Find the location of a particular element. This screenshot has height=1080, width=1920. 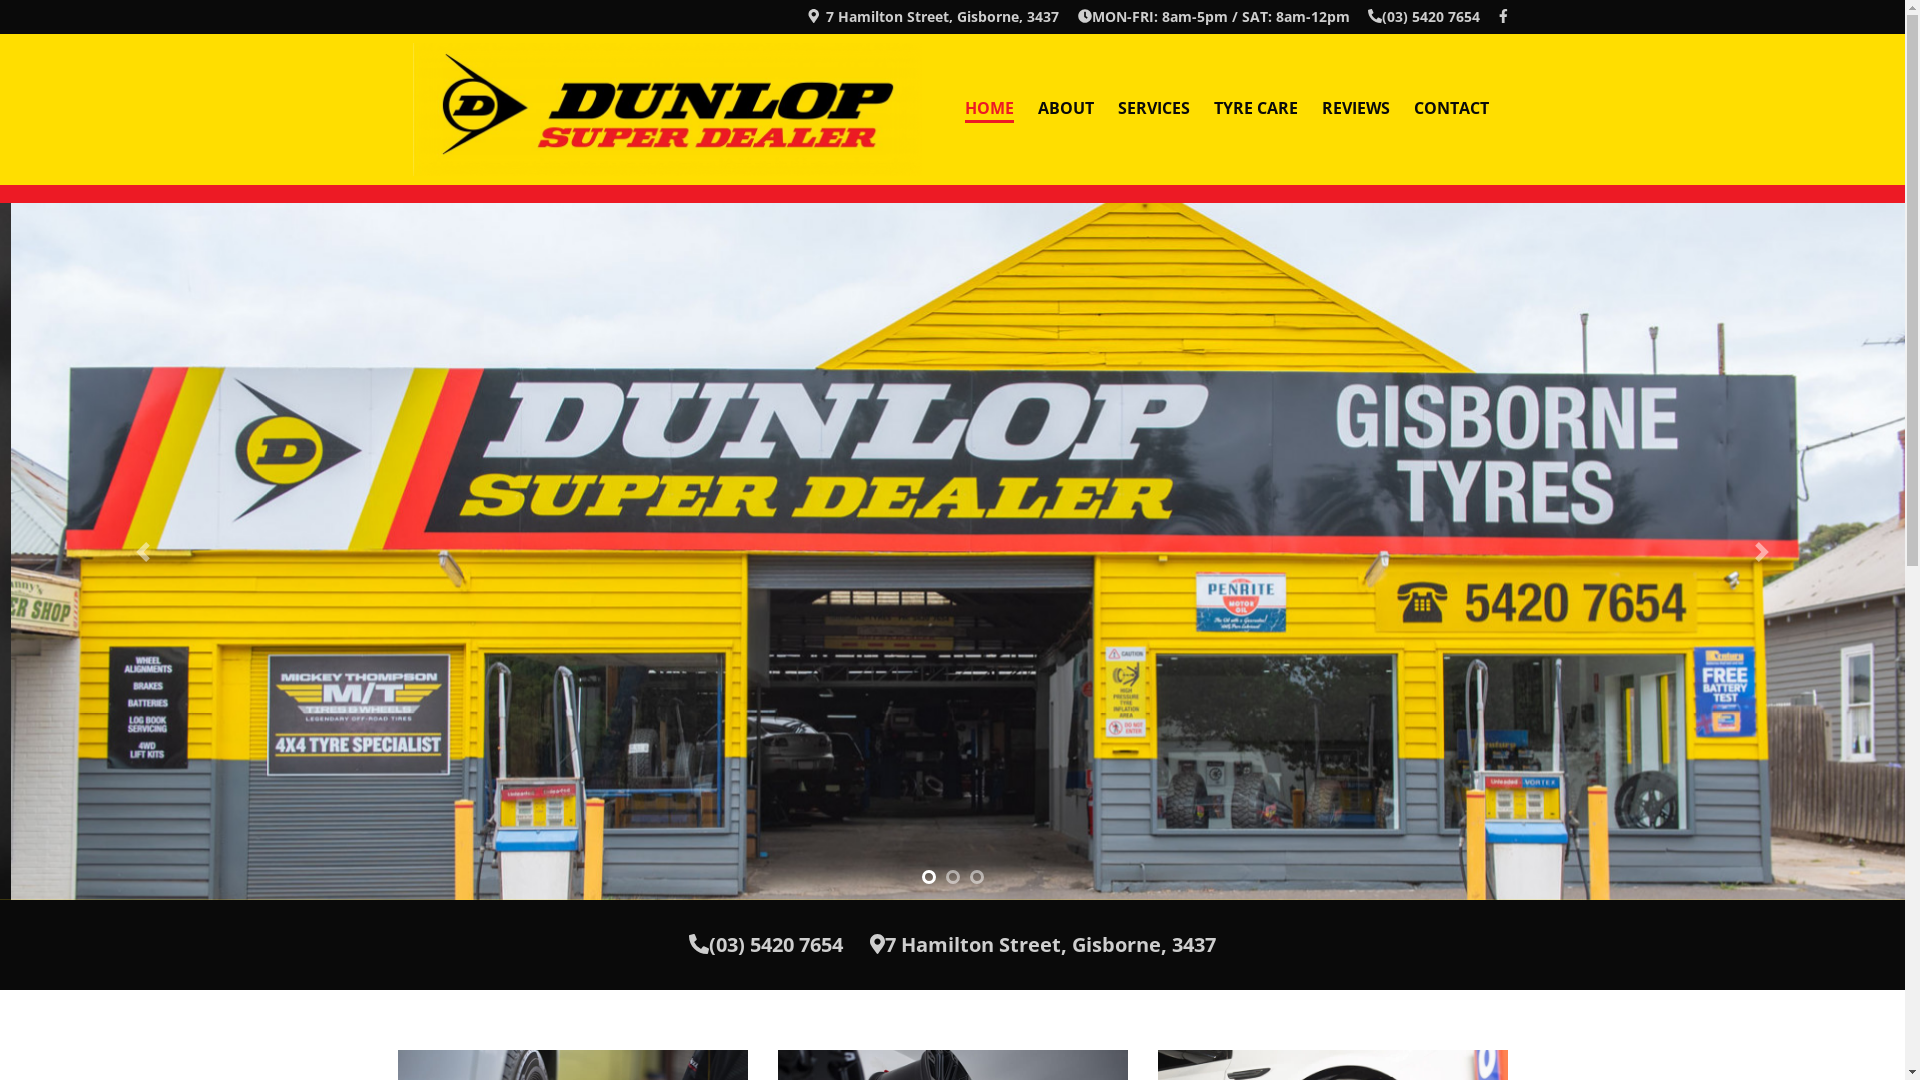

'REVIEWS' is located at coordinates (1356, 109).